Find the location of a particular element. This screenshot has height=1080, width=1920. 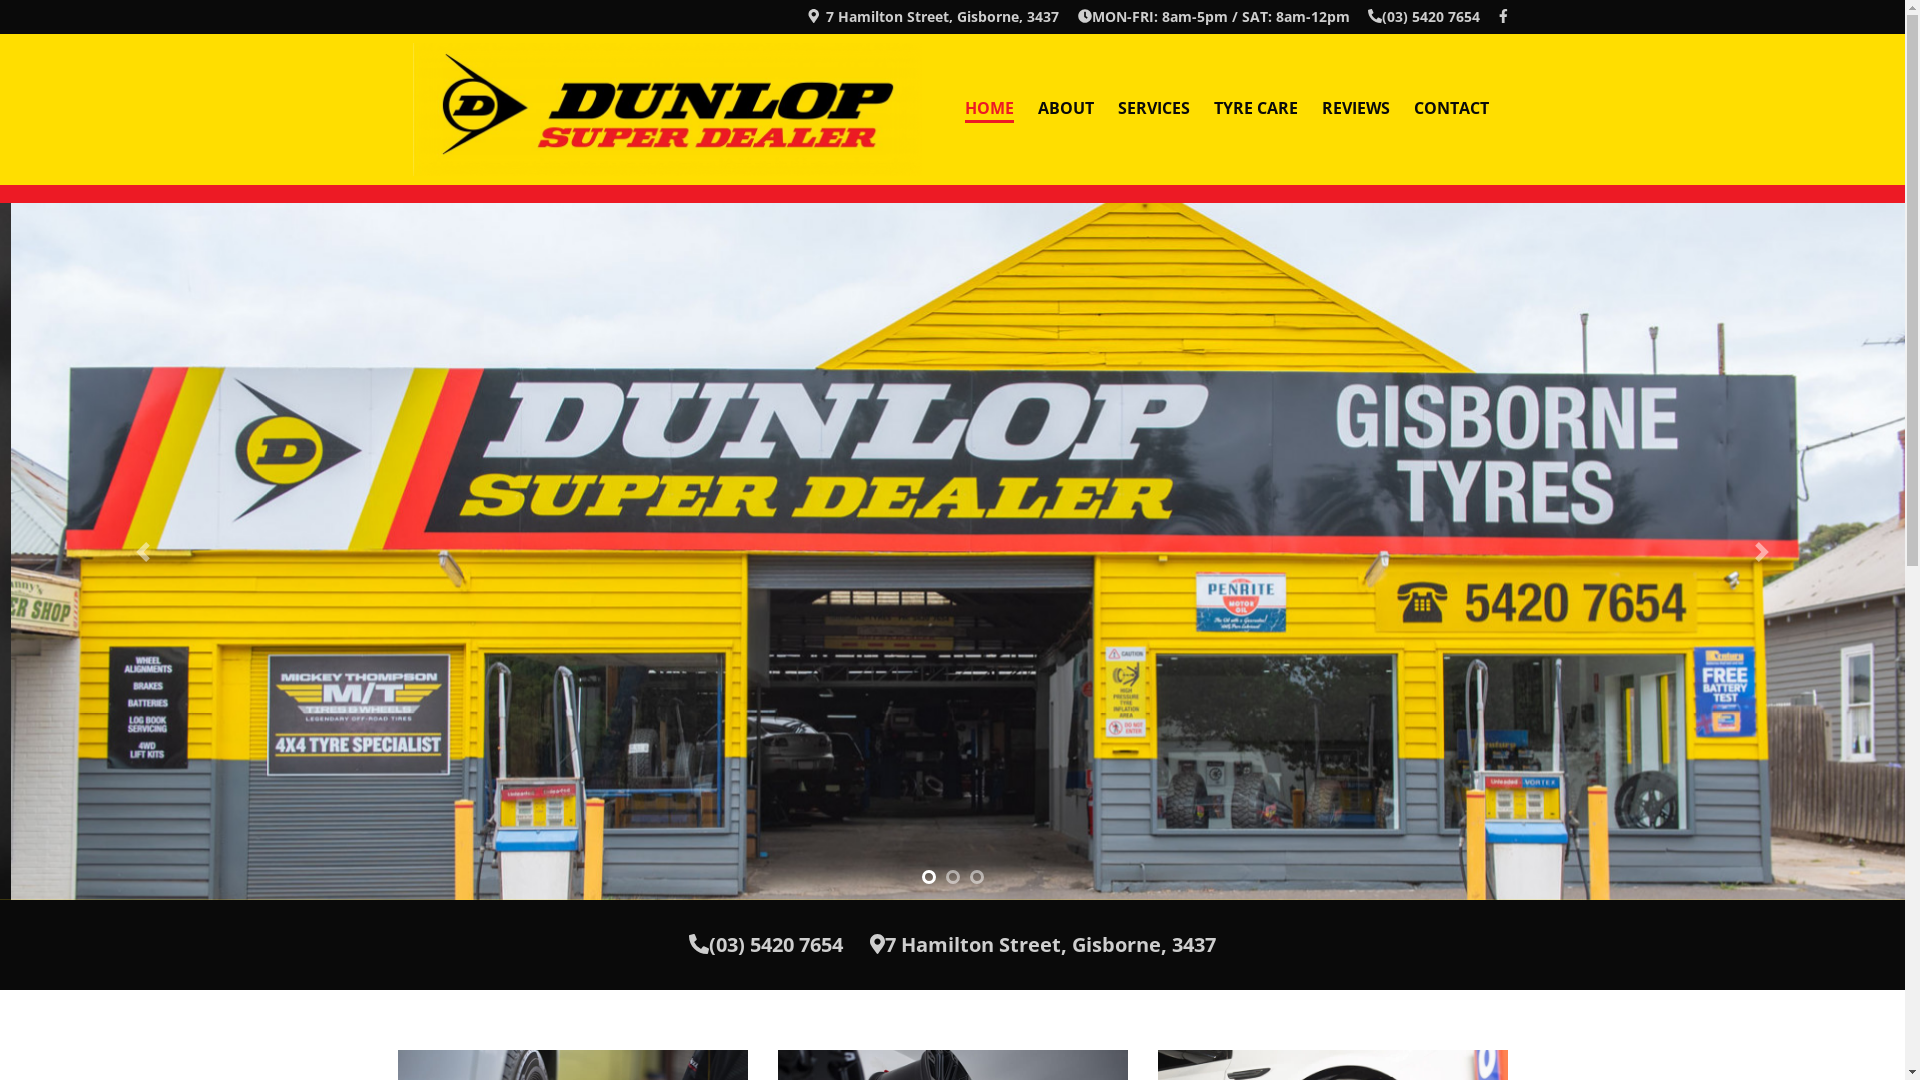

'REVIEWS' is located at coordinates (1356, 109).